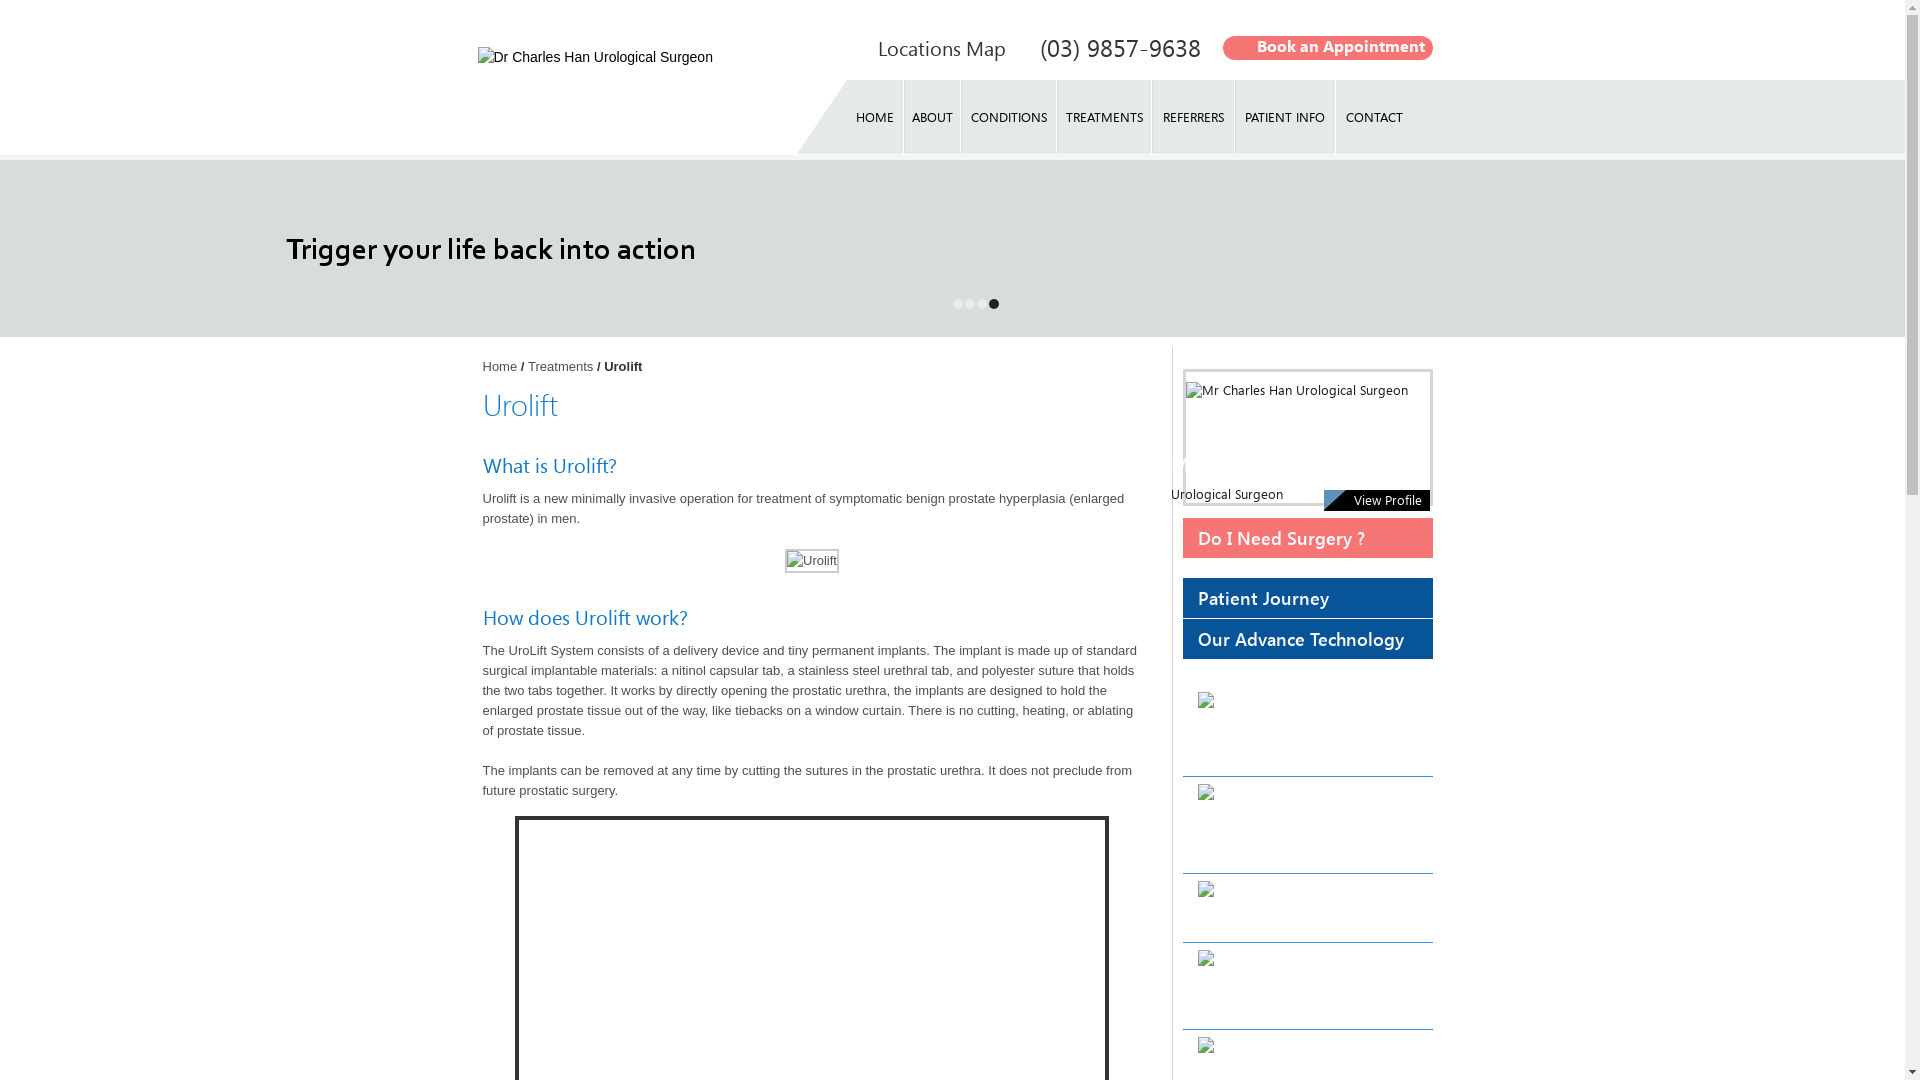 The width and height of the screenshot is (1920, 1080). I want to click on 'View Profile', so click(1376, 499).